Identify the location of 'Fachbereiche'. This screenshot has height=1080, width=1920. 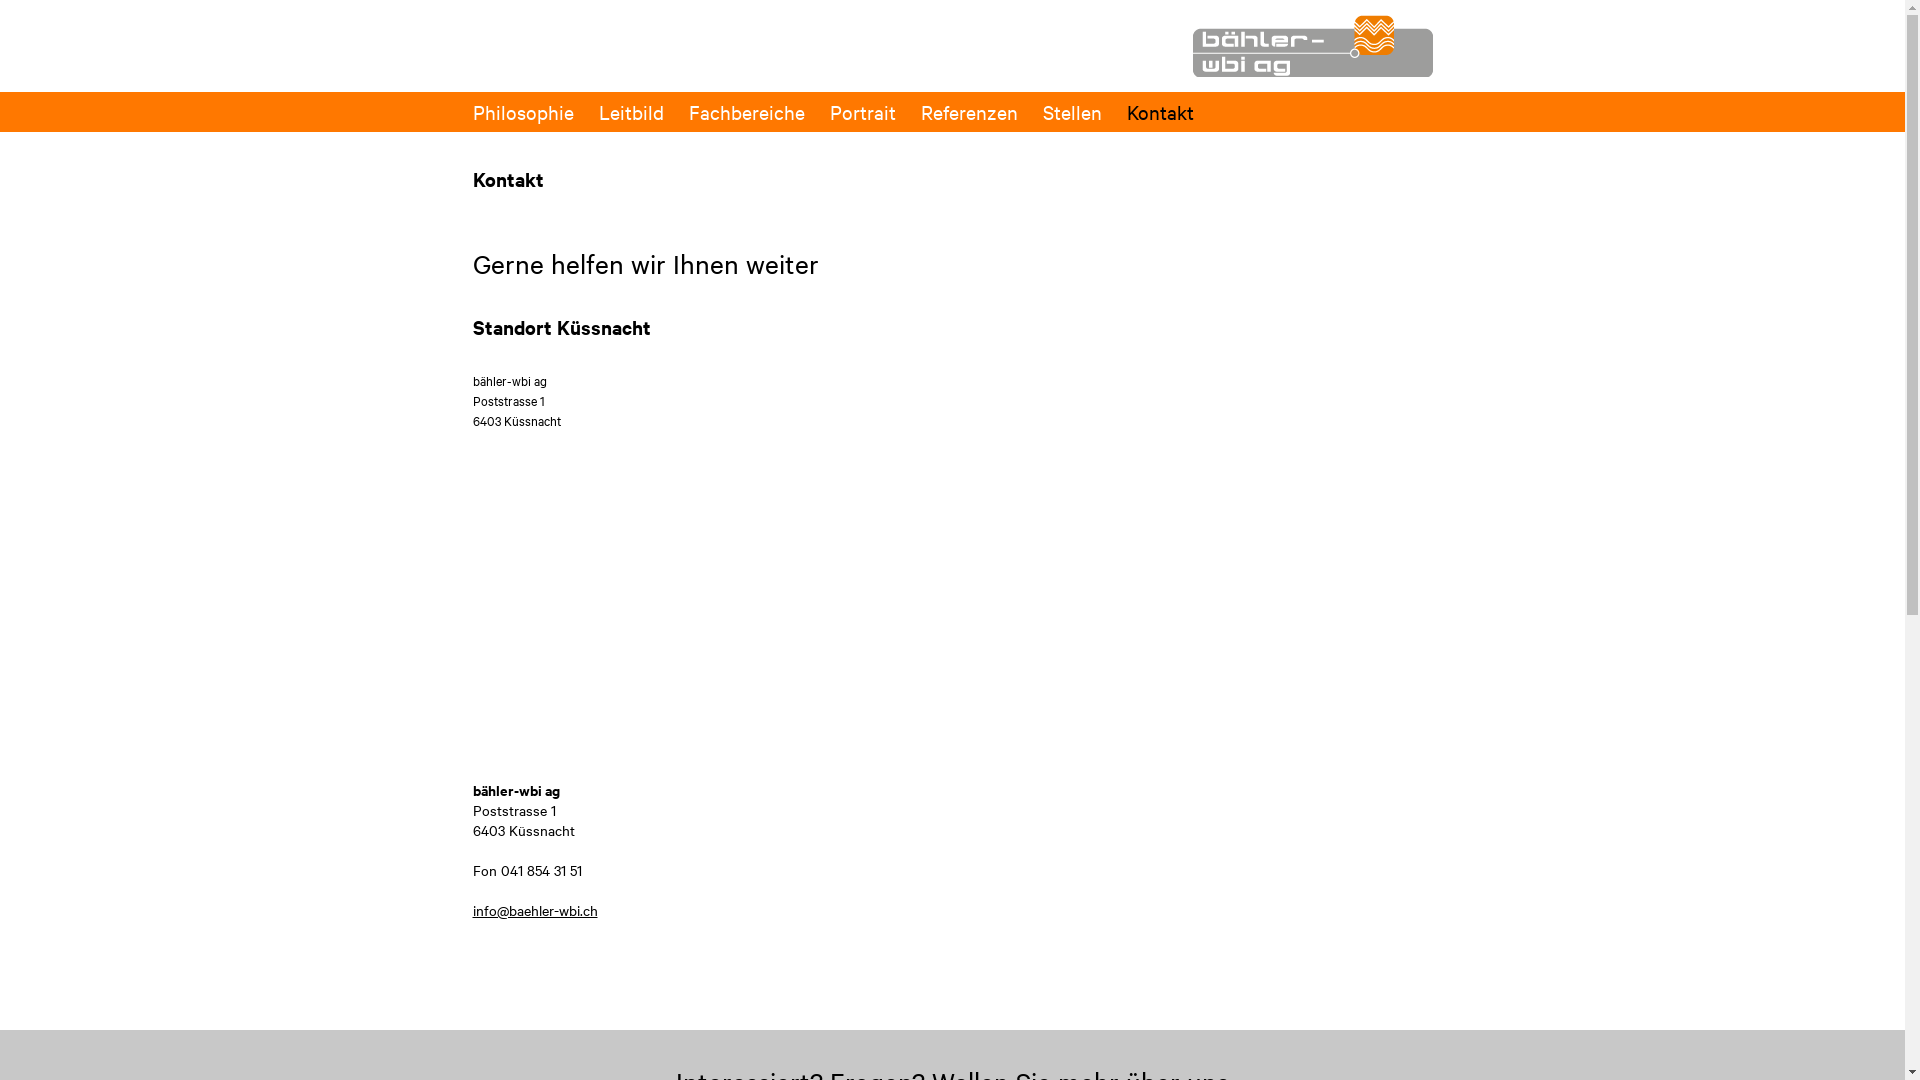
(744, 111).